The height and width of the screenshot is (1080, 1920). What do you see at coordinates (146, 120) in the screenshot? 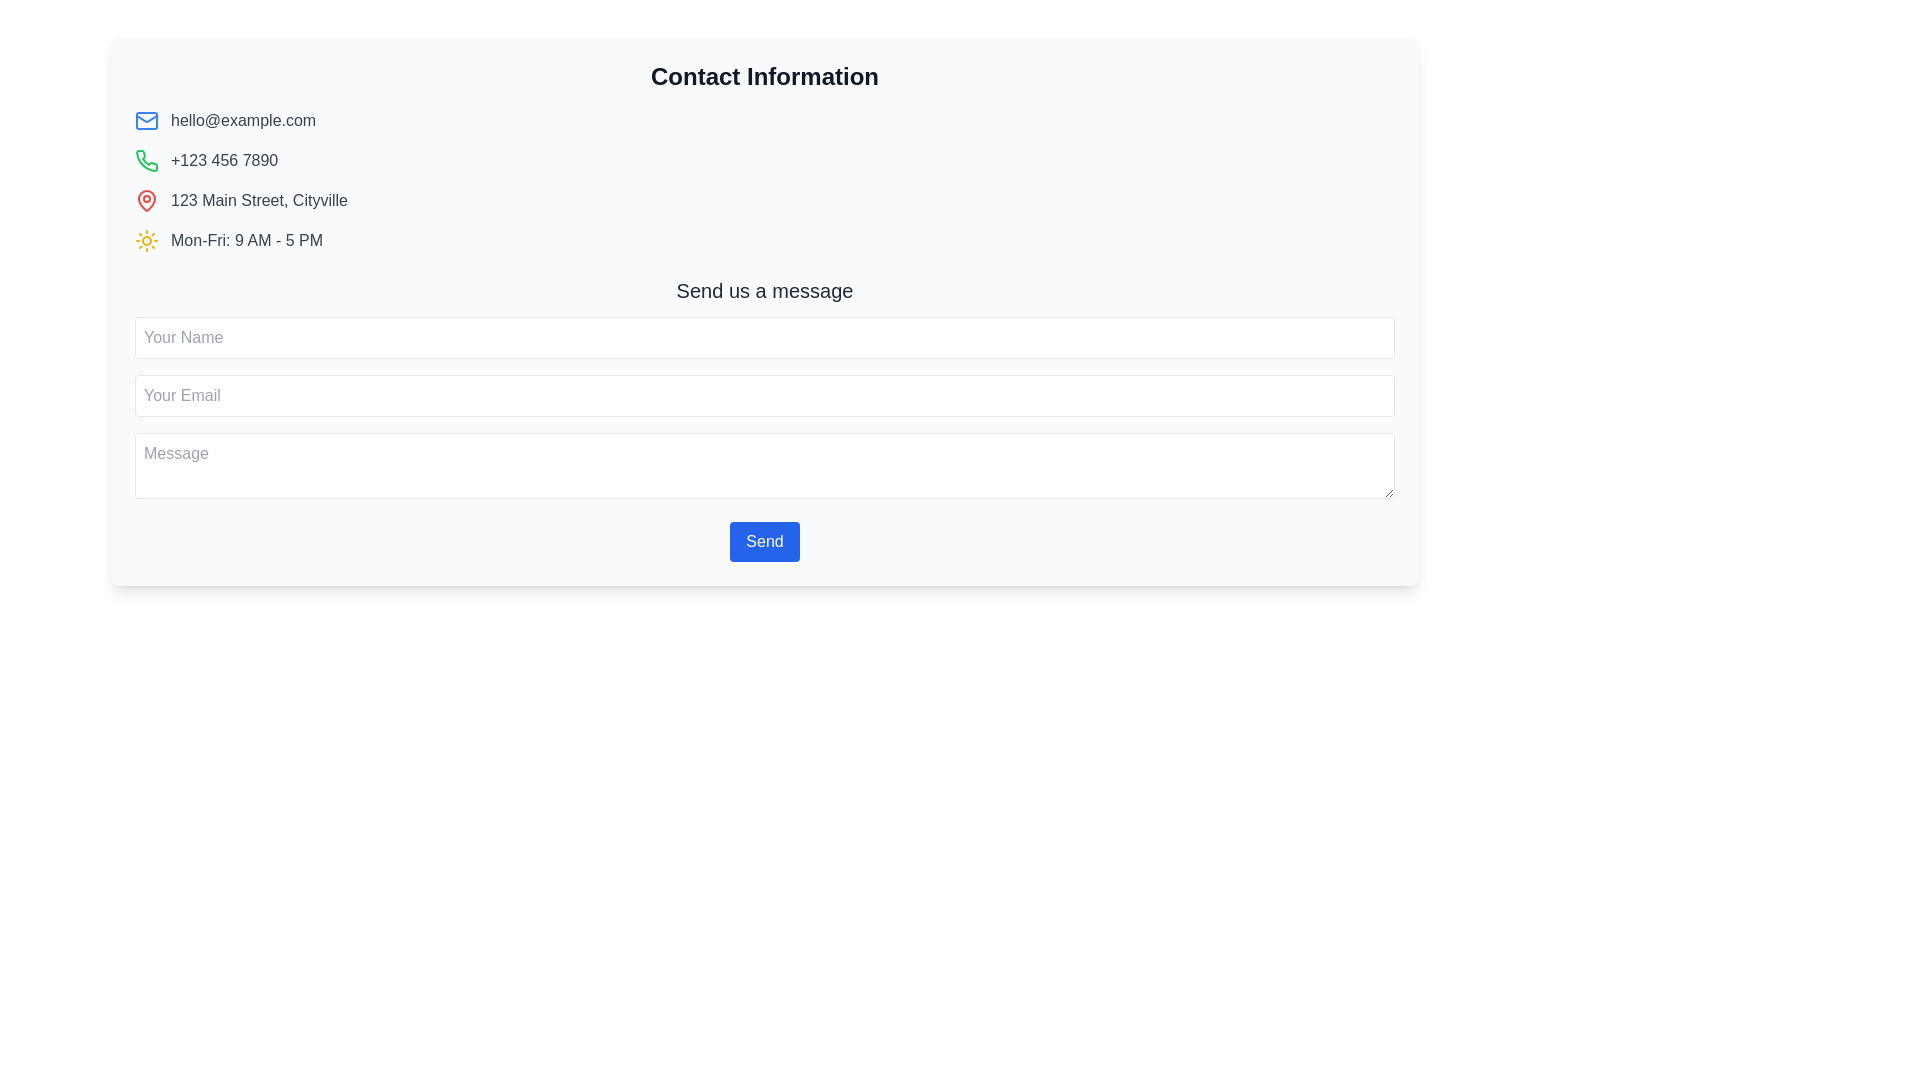
I see `the blue envelope-shaped email icon located next to 'hello@example.com'` at bounding box center [146, 120].